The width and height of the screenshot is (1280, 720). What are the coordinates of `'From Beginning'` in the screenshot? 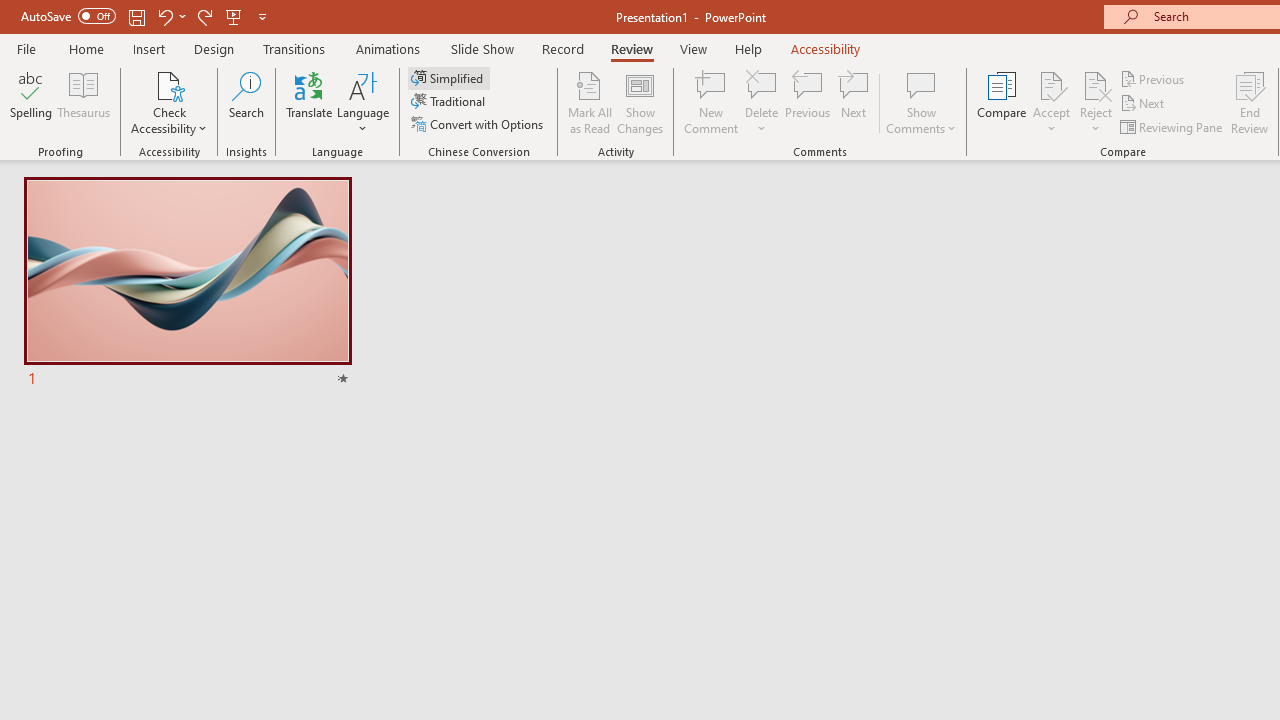 It's located at (234, 16).